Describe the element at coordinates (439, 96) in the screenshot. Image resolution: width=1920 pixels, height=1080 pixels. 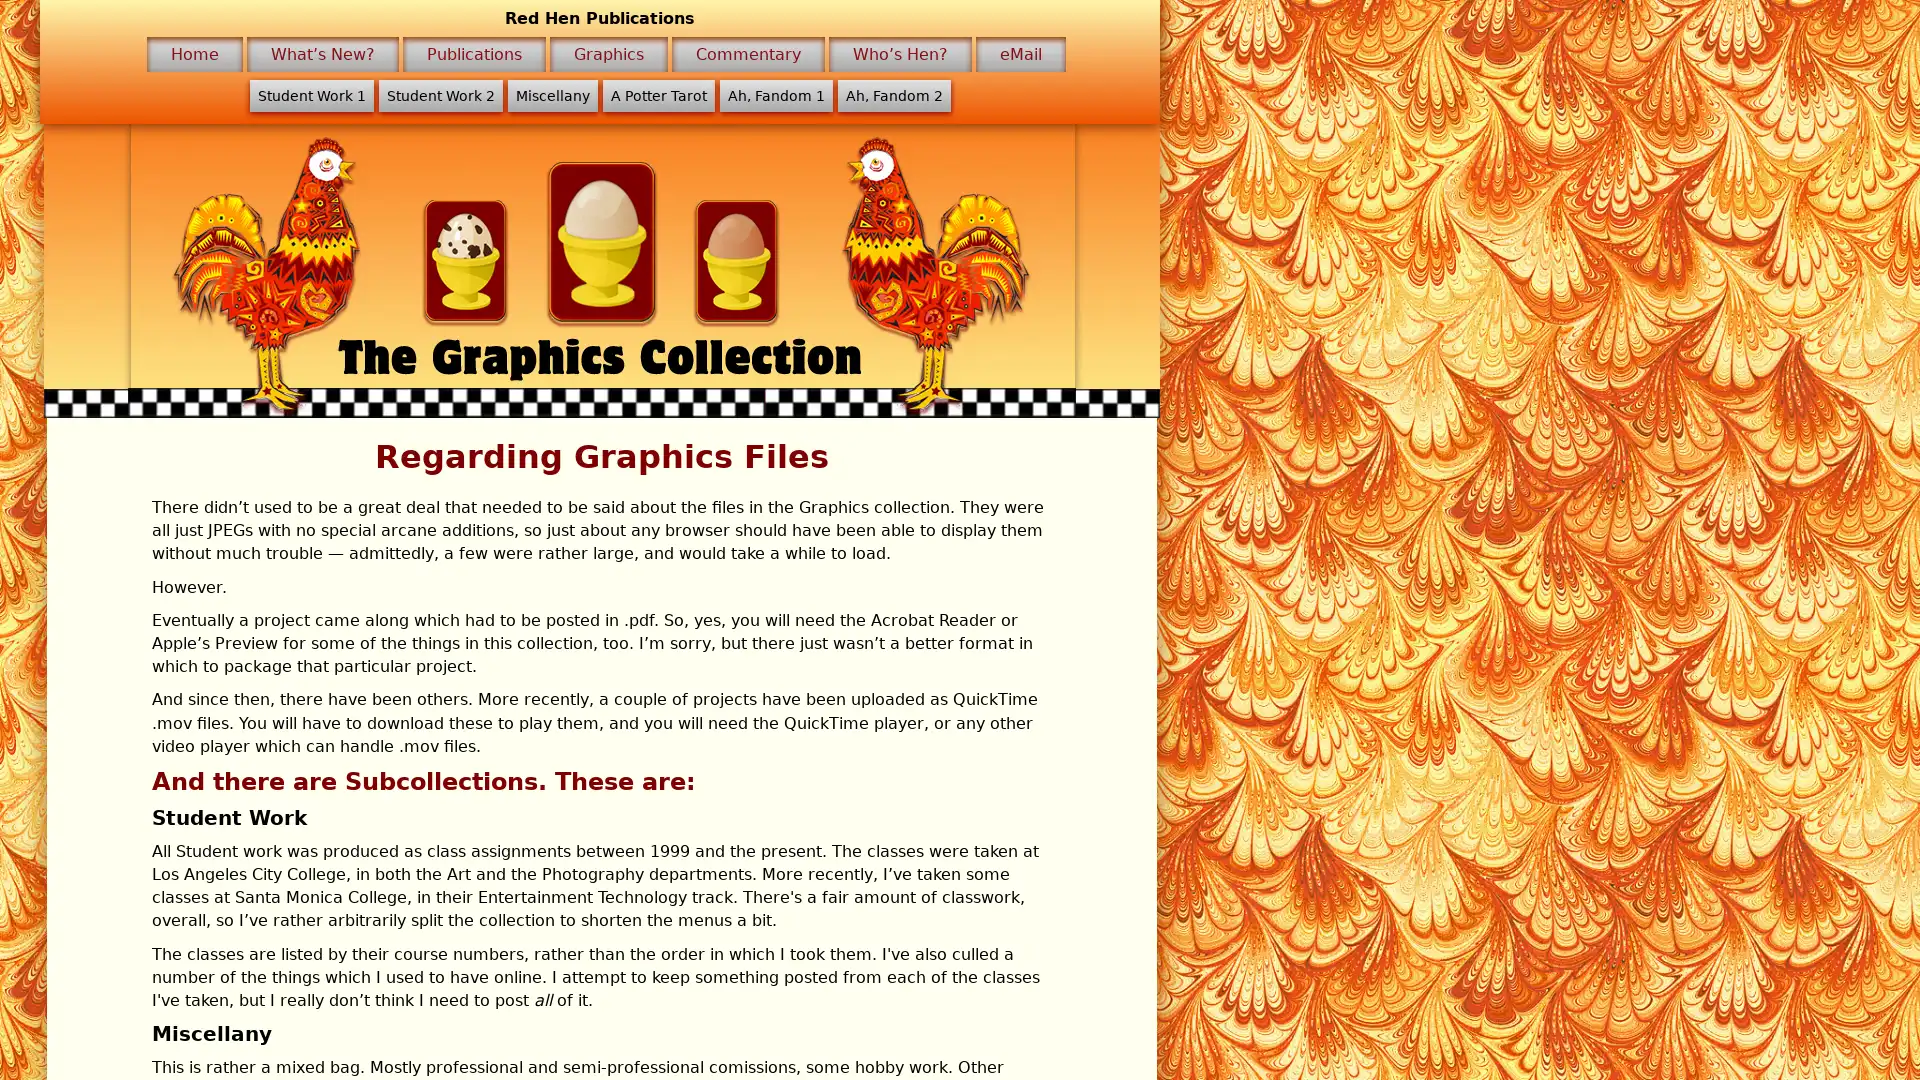
I see `Student Work 2` at that location.